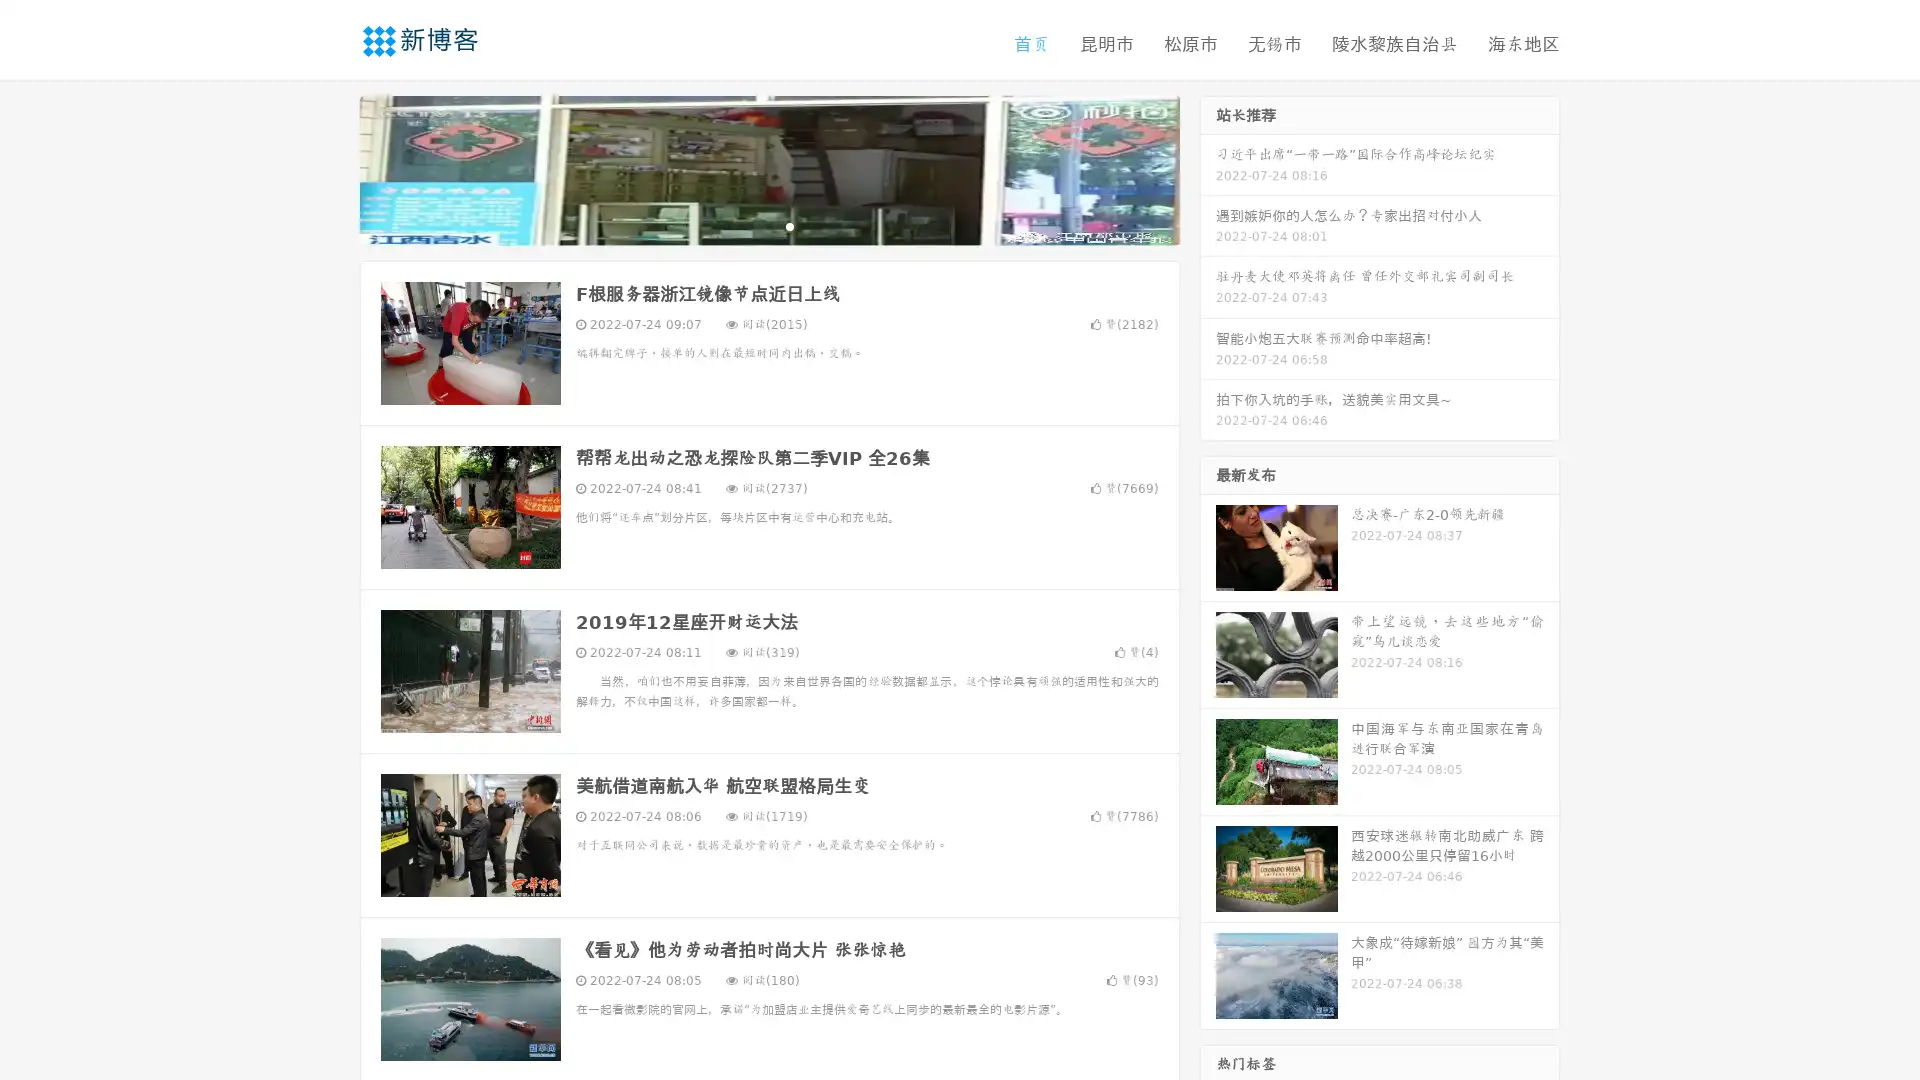 This screenshot has width=1920, height=1080. I want to click on Go to slide 1, so click(748, 225).